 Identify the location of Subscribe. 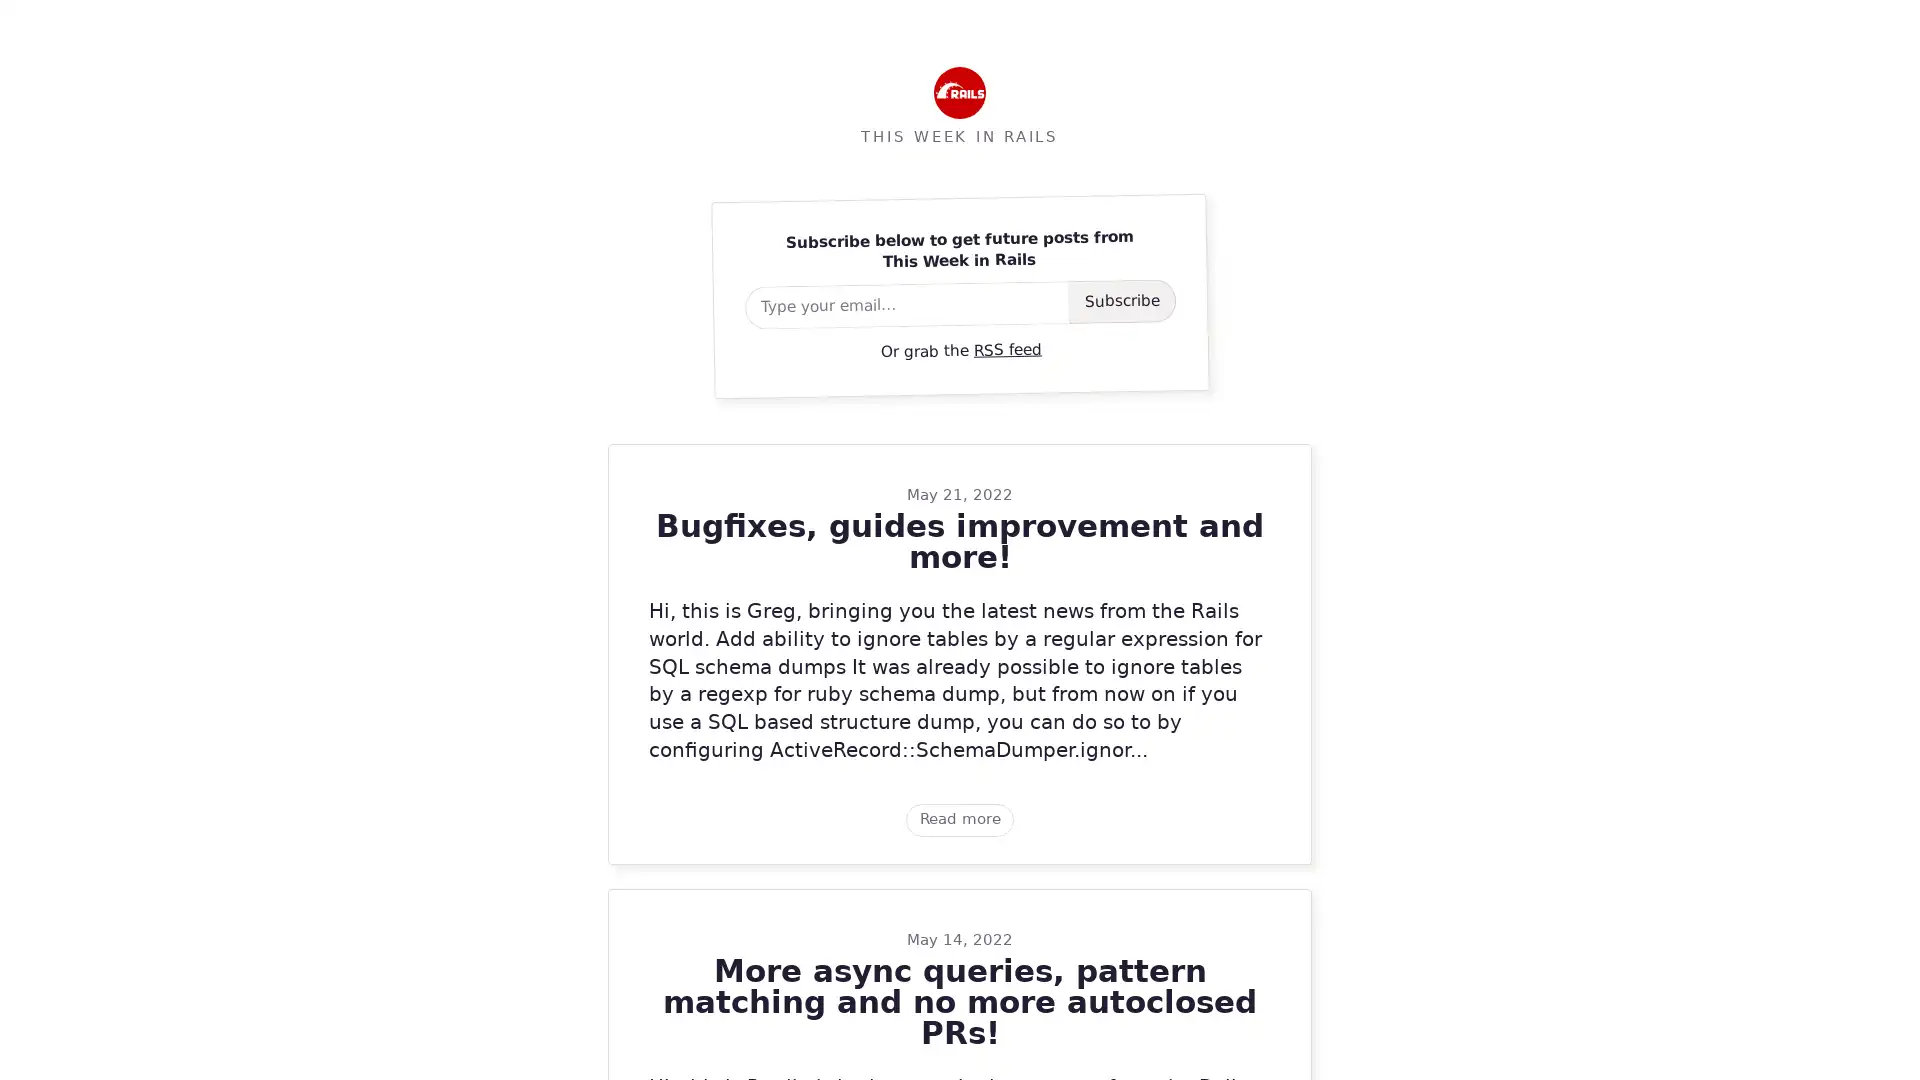
(1121, 300).